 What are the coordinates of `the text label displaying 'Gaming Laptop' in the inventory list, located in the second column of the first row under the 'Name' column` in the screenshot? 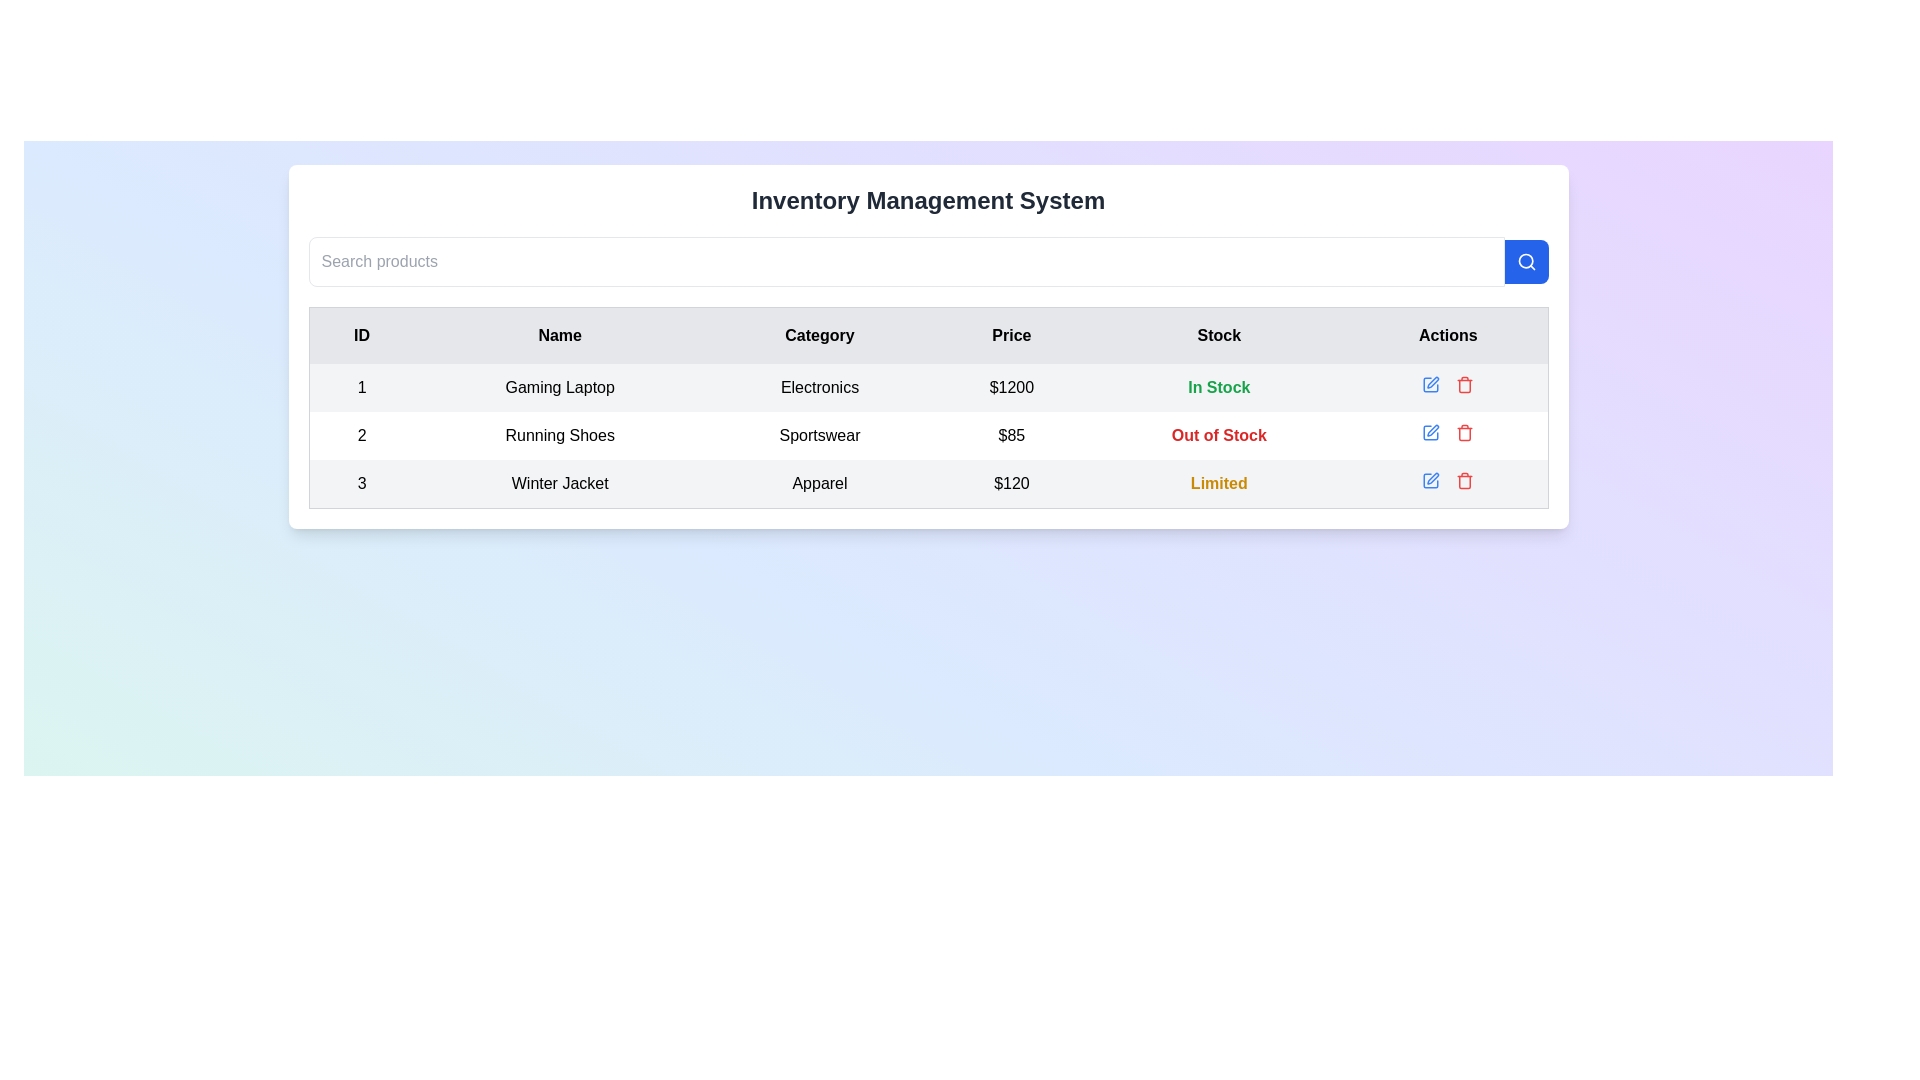 It's located at (560, 388).